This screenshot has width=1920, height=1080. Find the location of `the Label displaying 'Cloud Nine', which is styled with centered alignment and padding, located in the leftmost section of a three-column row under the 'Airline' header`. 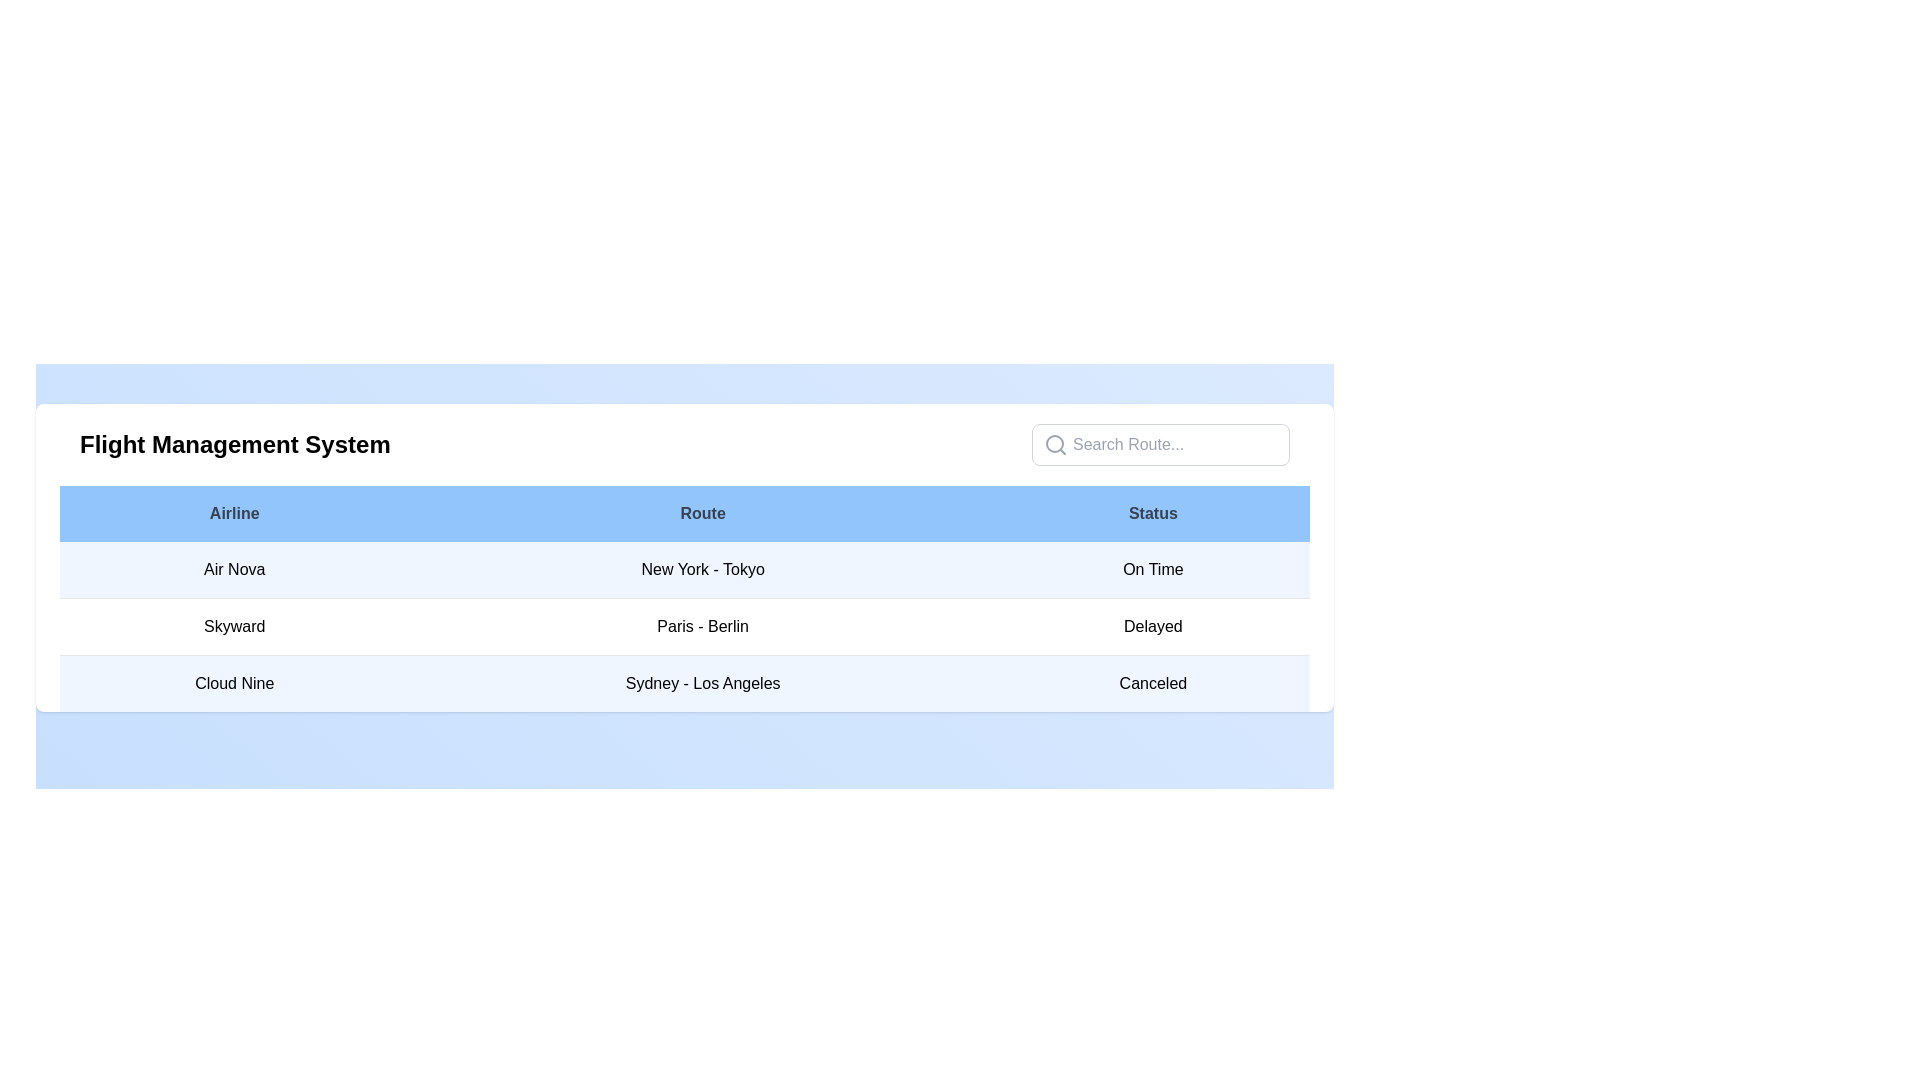

the Label displaying 'Cloud Nine', which is styled with centered alignment and padding, located in the leftmost section of a three-column row under the 'Airline' header is located at coordinates (234, 682).